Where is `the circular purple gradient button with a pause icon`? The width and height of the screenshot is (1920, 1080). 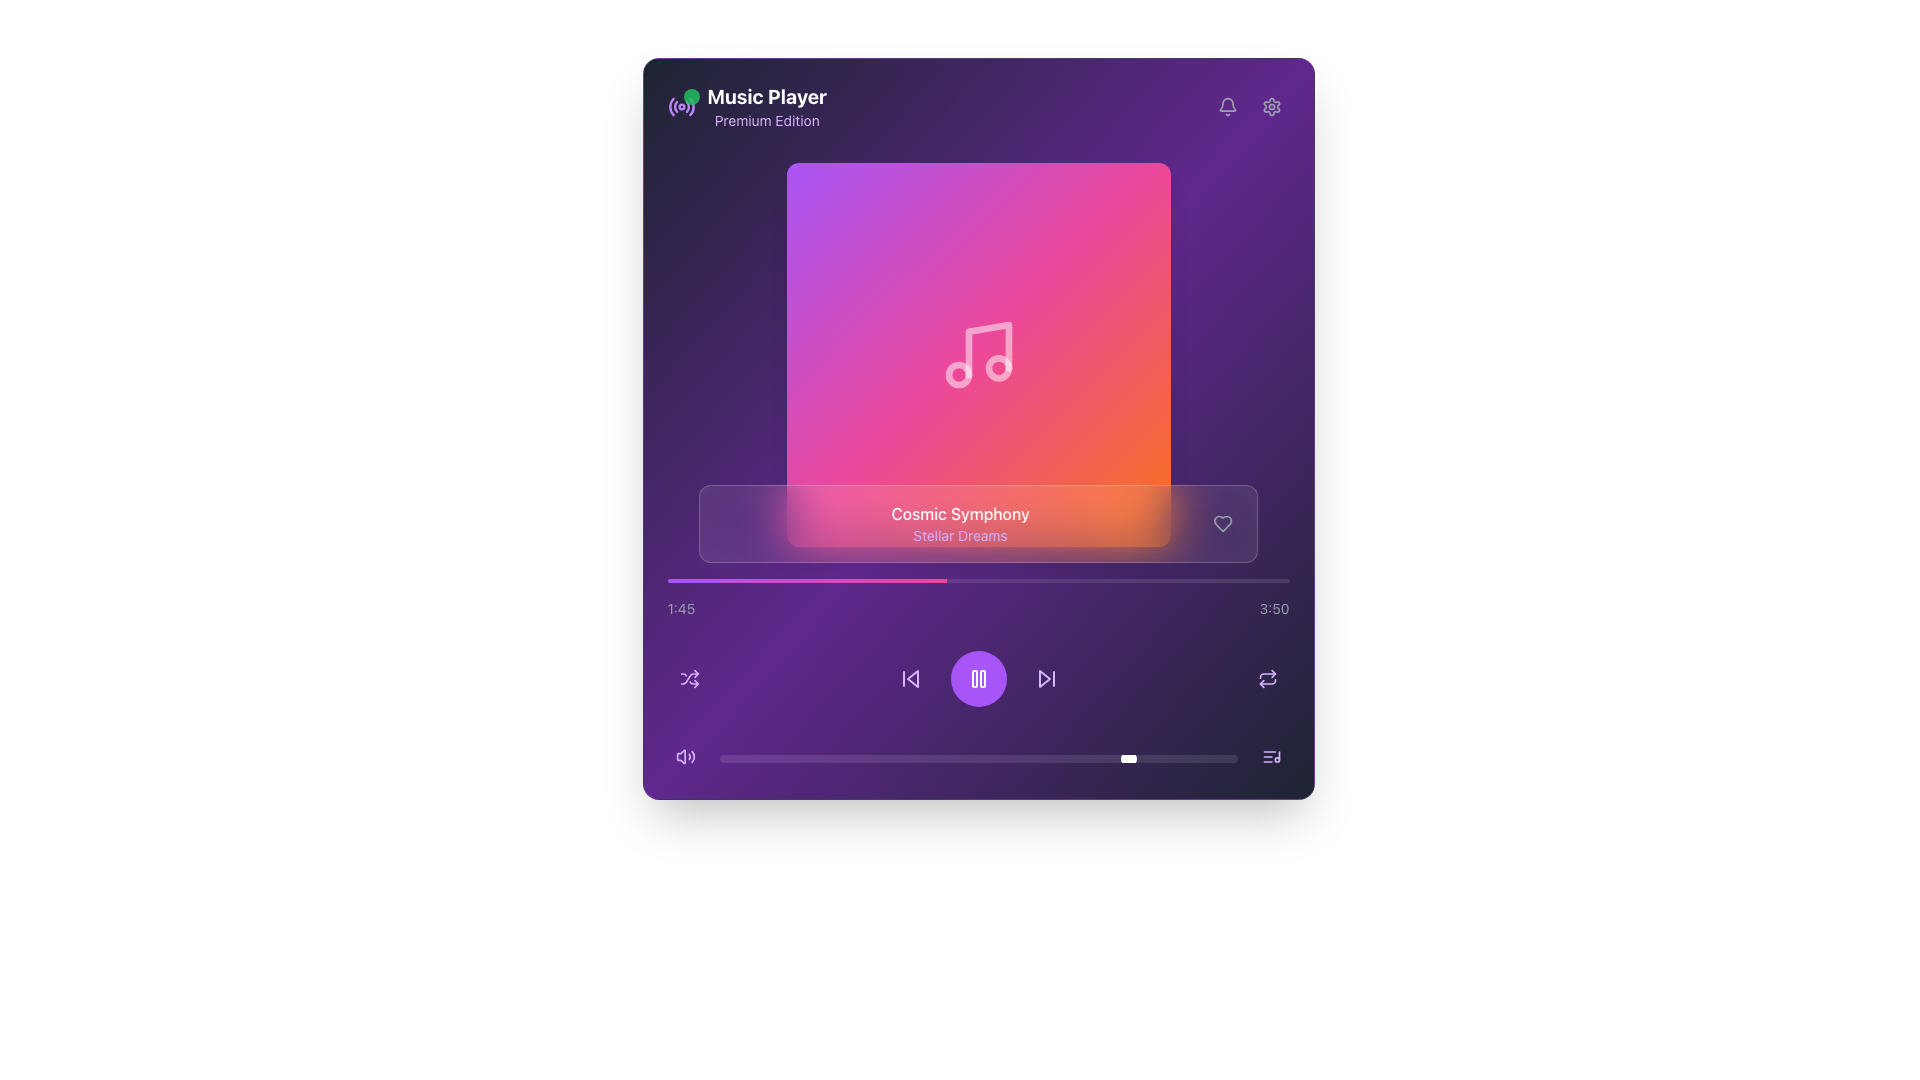
the circular purple gradient button with a pause icon is located at coordinates (978, 677).